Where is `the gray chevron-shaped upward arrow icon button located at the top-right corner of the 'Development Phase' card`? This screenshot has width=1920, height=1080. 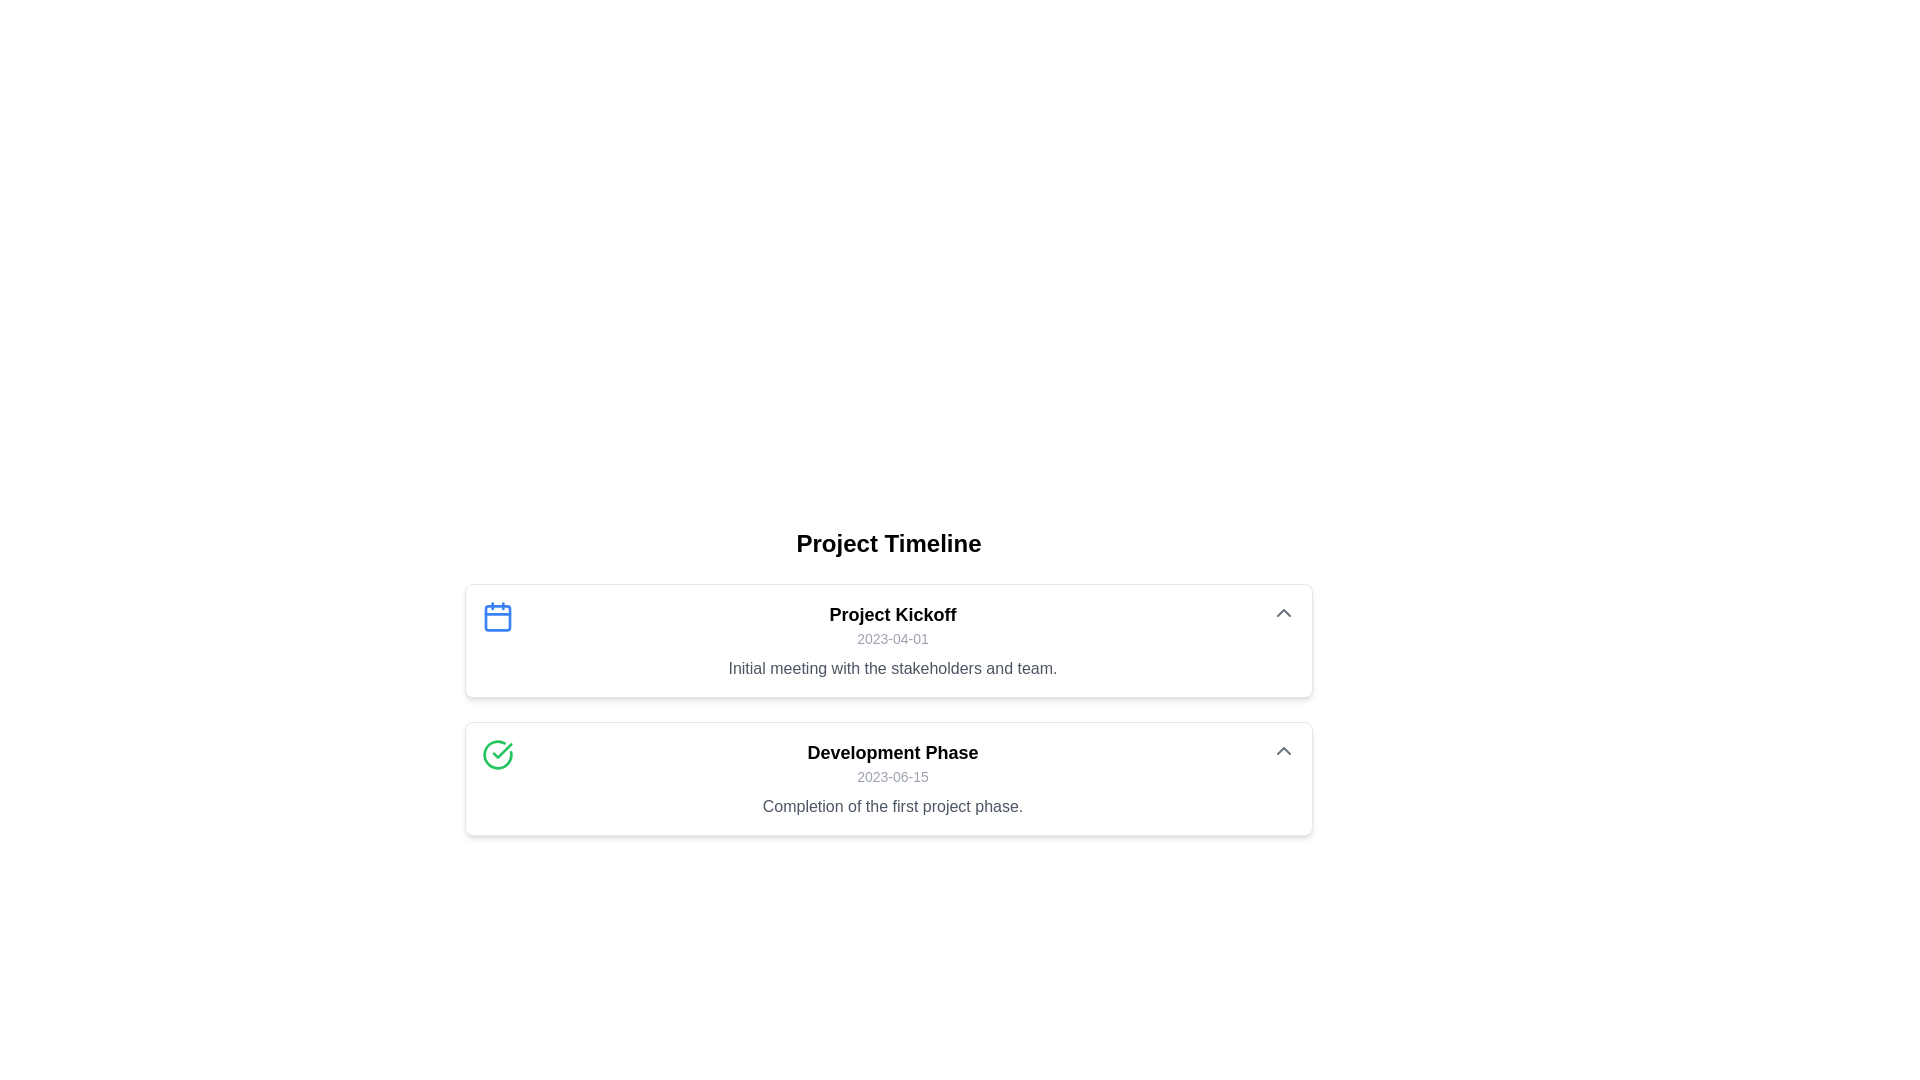 the gray chevron-shaped upward arrow icon button located at the top-right corner of the 'Development Phase' card is located at coordinates (1283, 751).